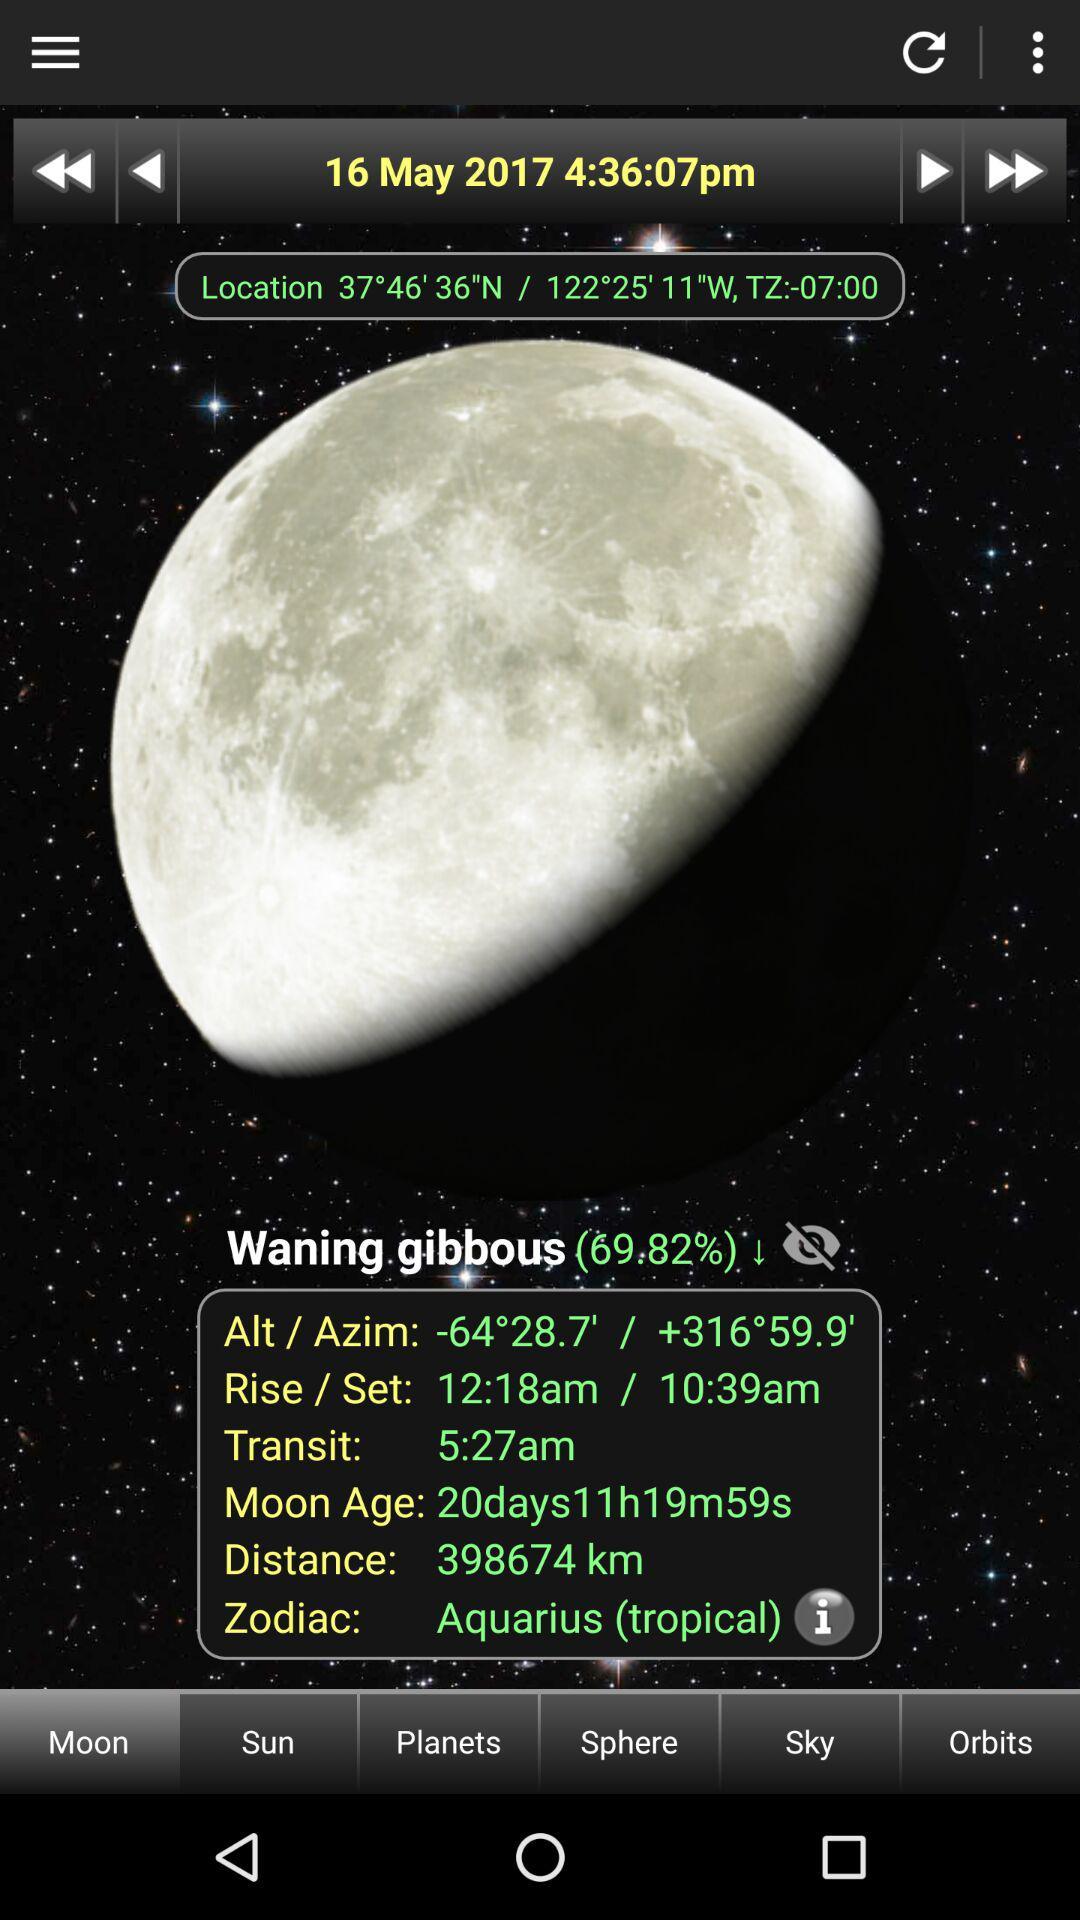 Image resolution: width=1080 pixels, height=1920 pixels. Describe the element at coordinates (63, 171) in the screenshot. I see `beginning` at that location.